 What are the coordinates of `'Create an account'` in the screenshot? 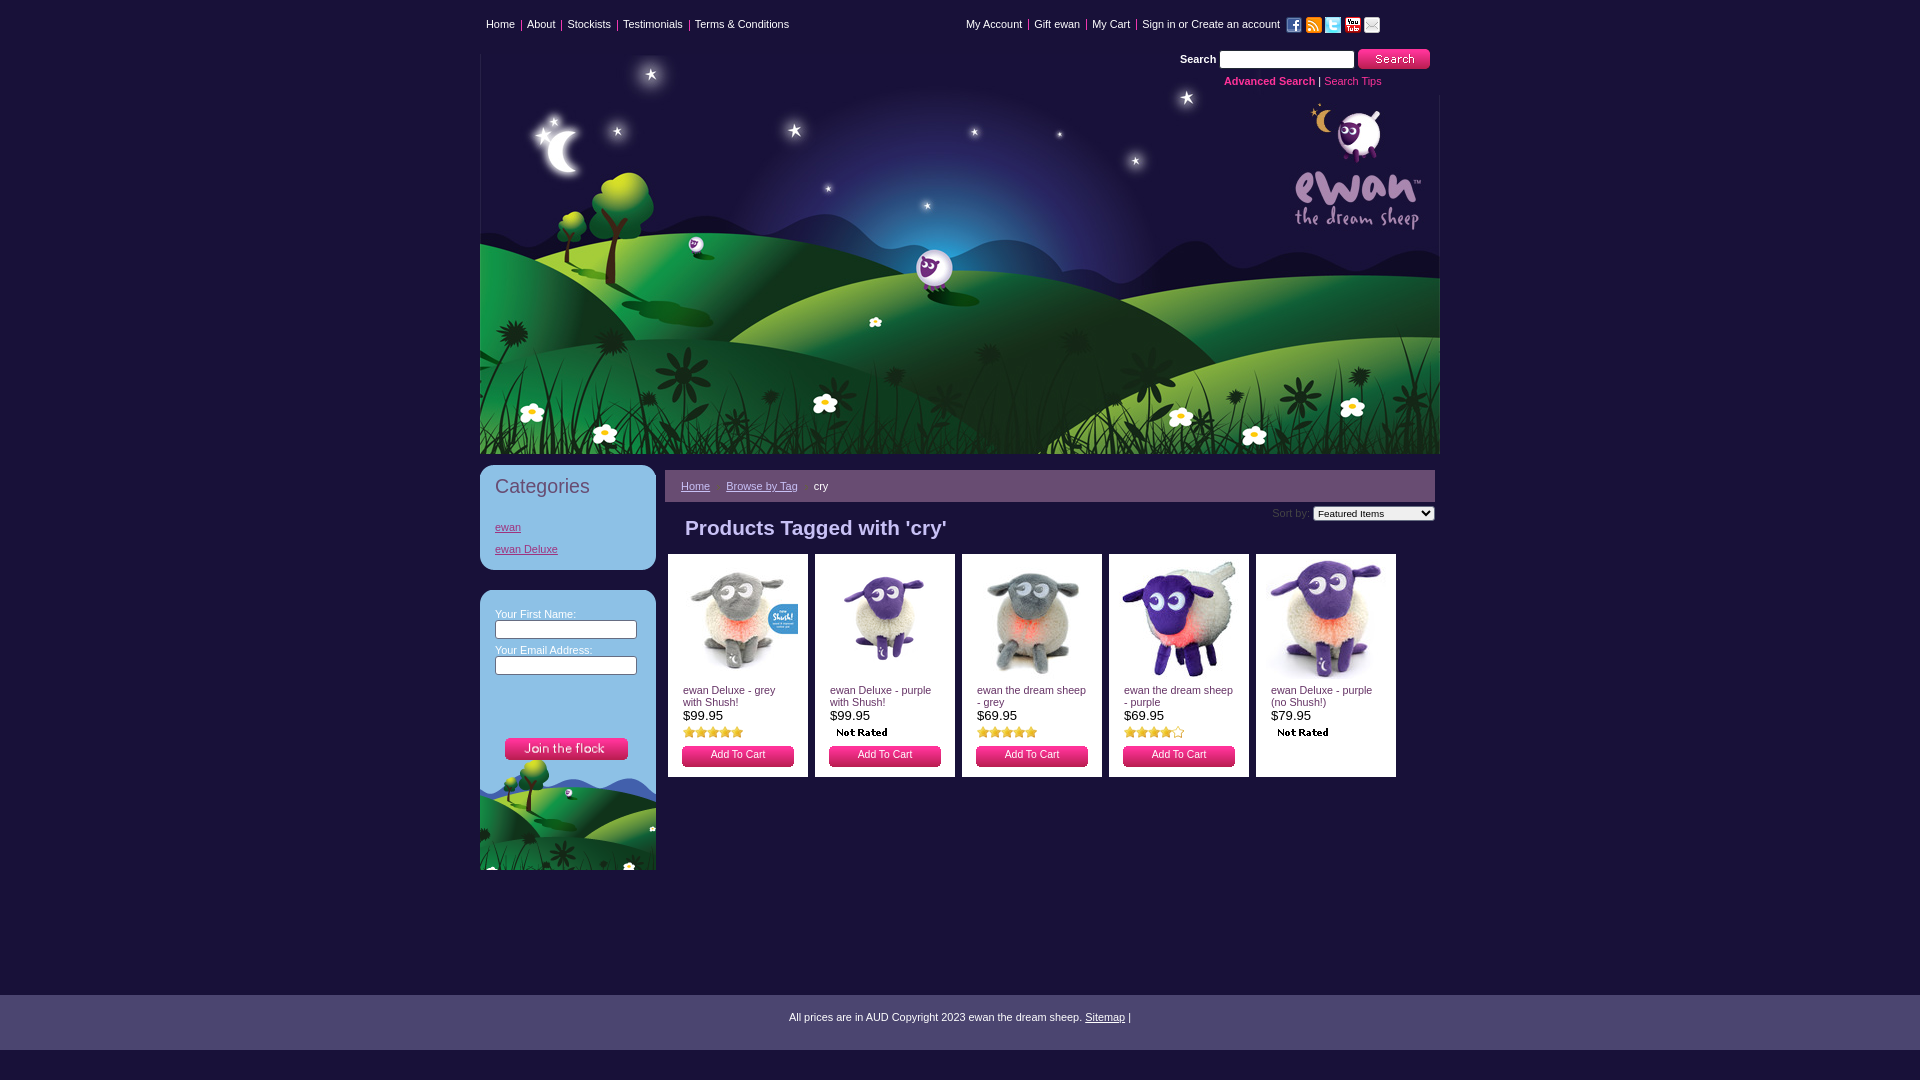 It's located at (1234, 23).